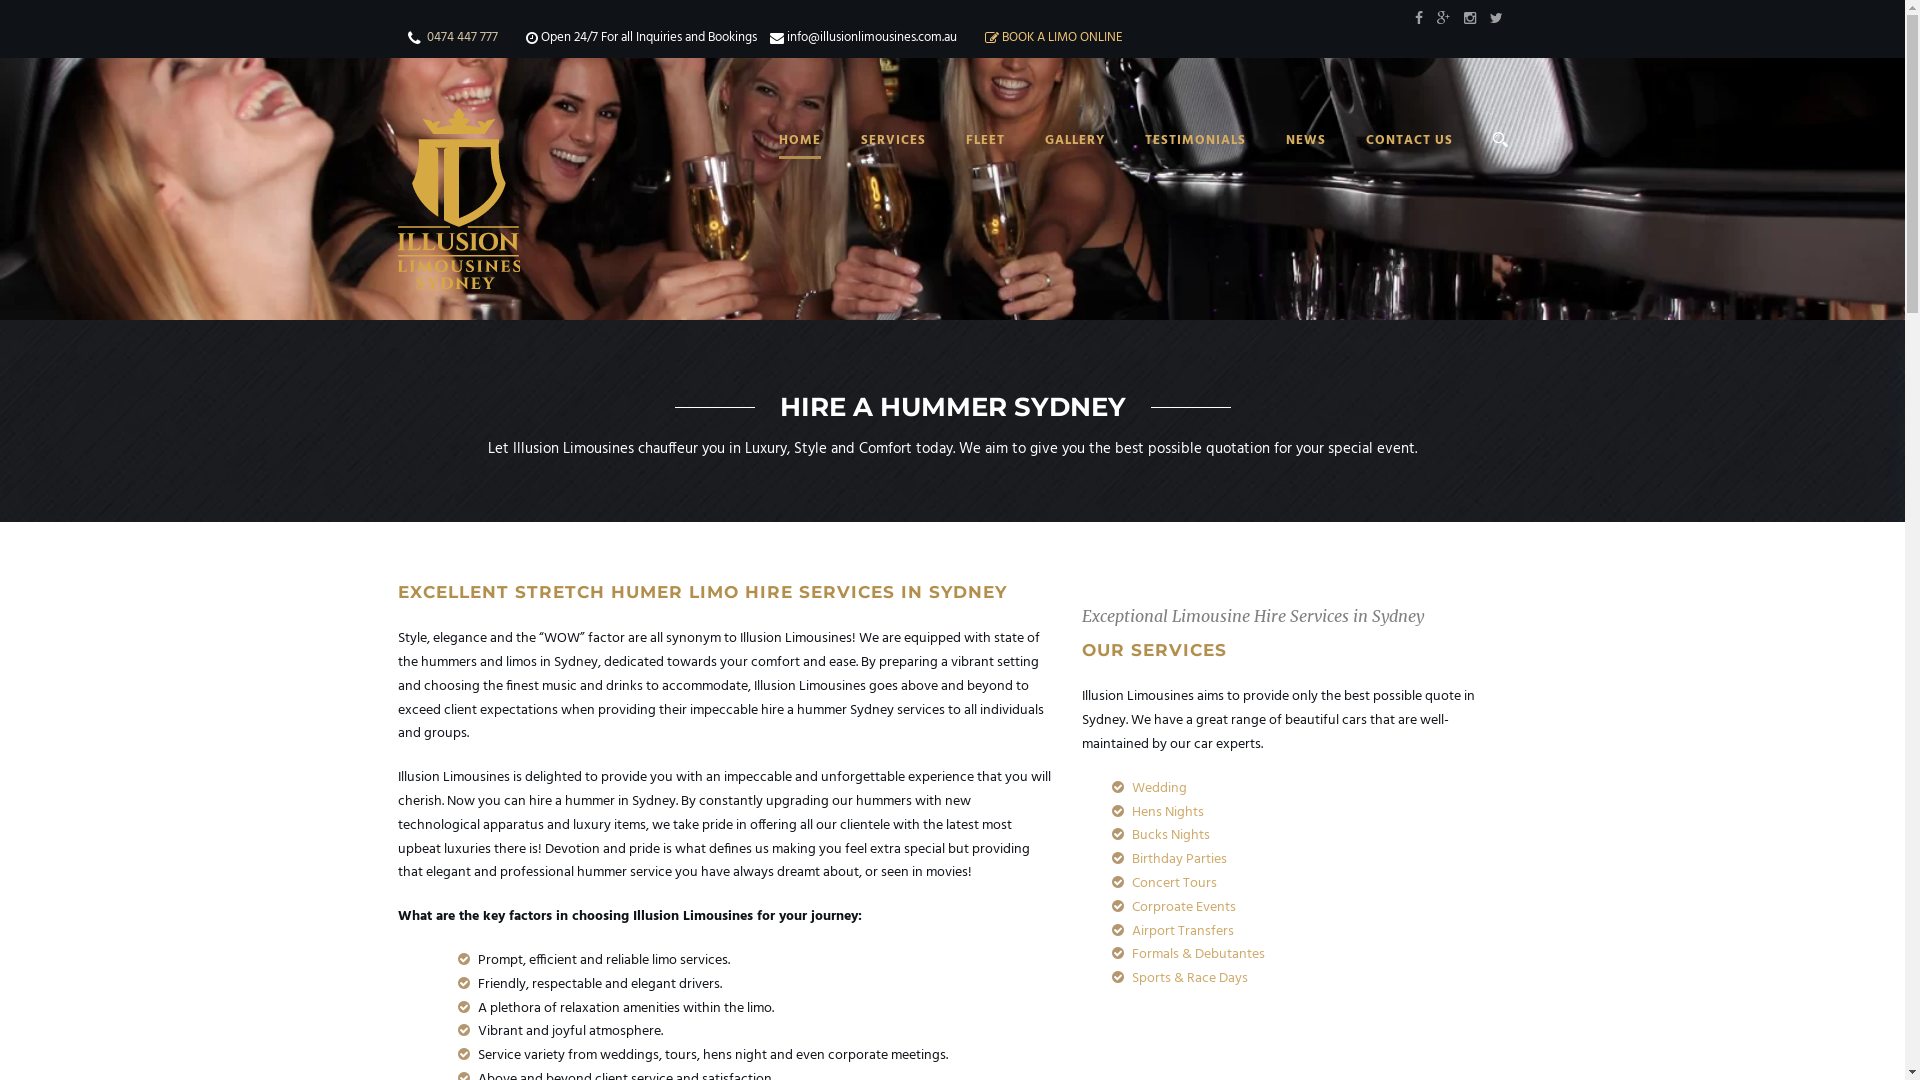 Image resolution: width=1920 pixels, height=1080 pixels. Describe the element at coordinates (1061, 37) in the screenshot. I see `'BOOK A LIMO ONLINE'` at that location.